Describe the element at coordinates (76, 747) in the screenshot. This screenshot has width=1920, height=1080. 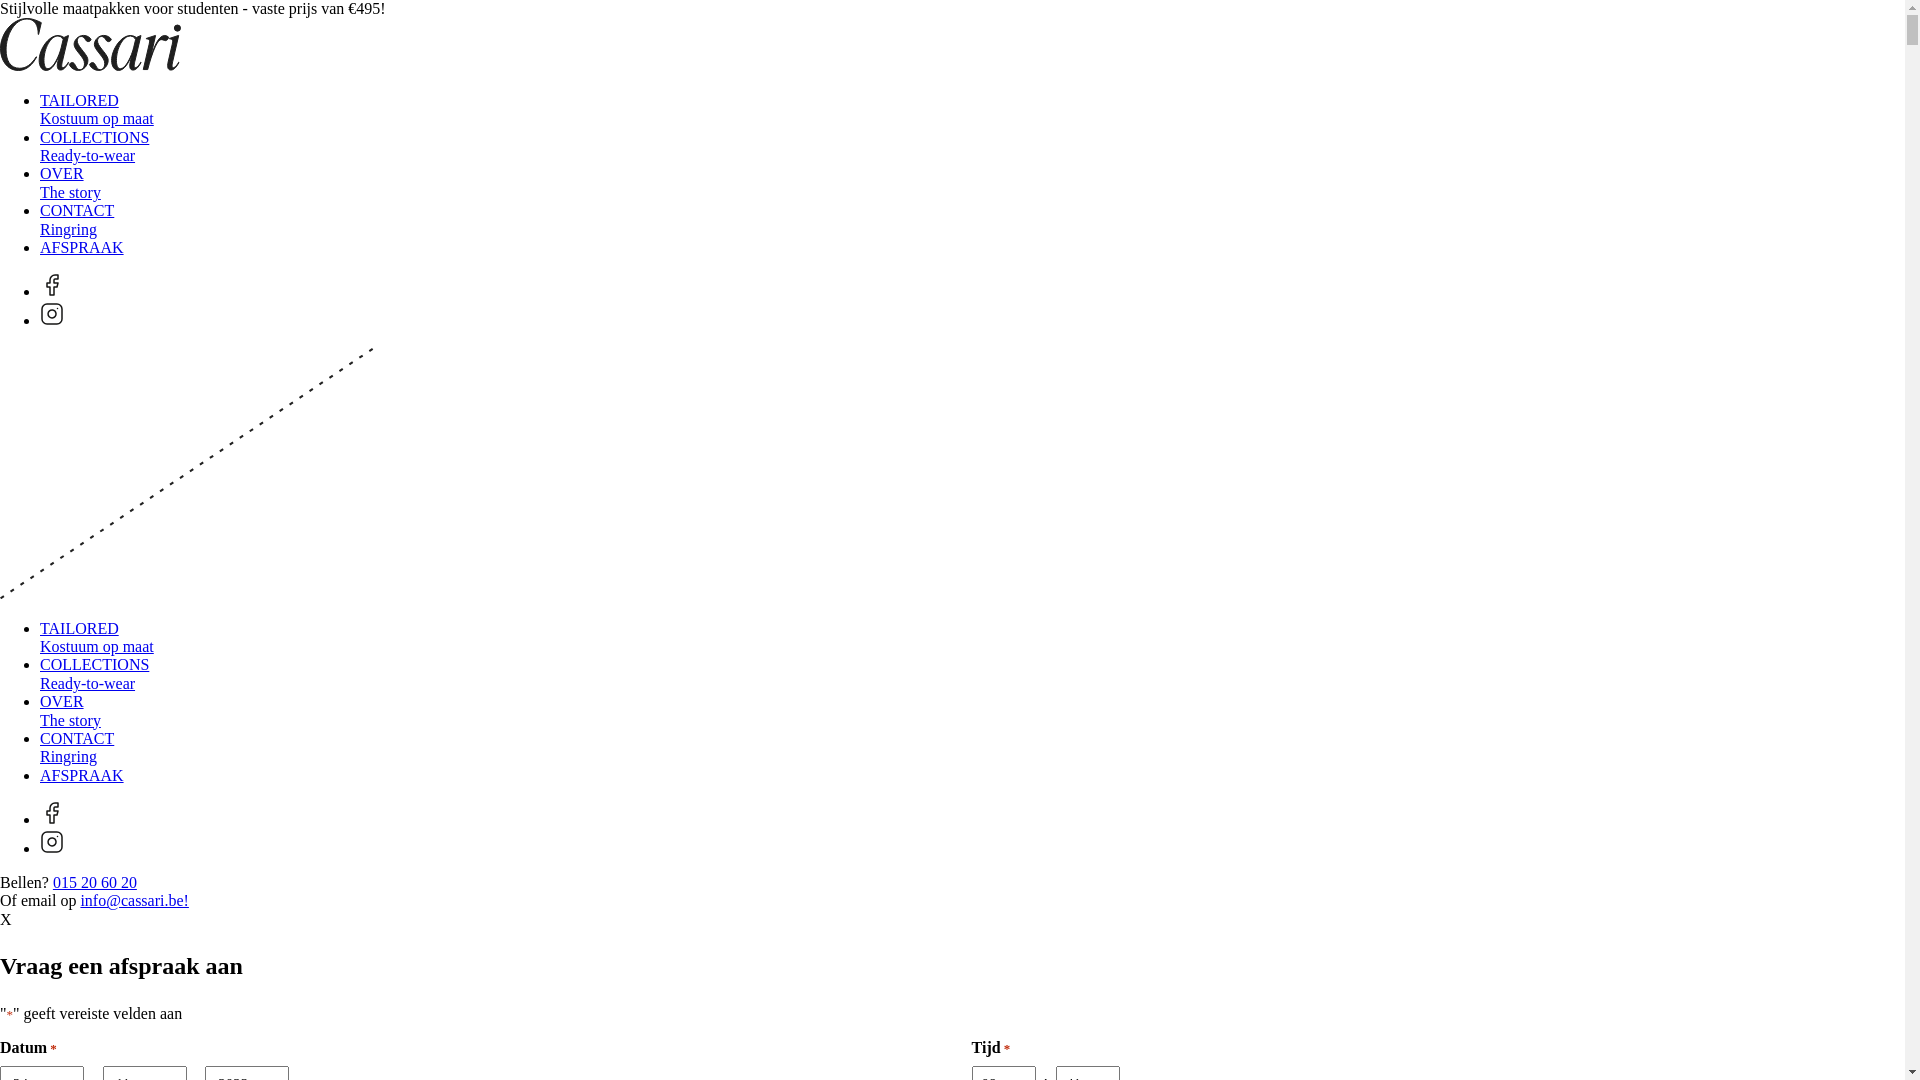
I see `'CONTACT` at that location.